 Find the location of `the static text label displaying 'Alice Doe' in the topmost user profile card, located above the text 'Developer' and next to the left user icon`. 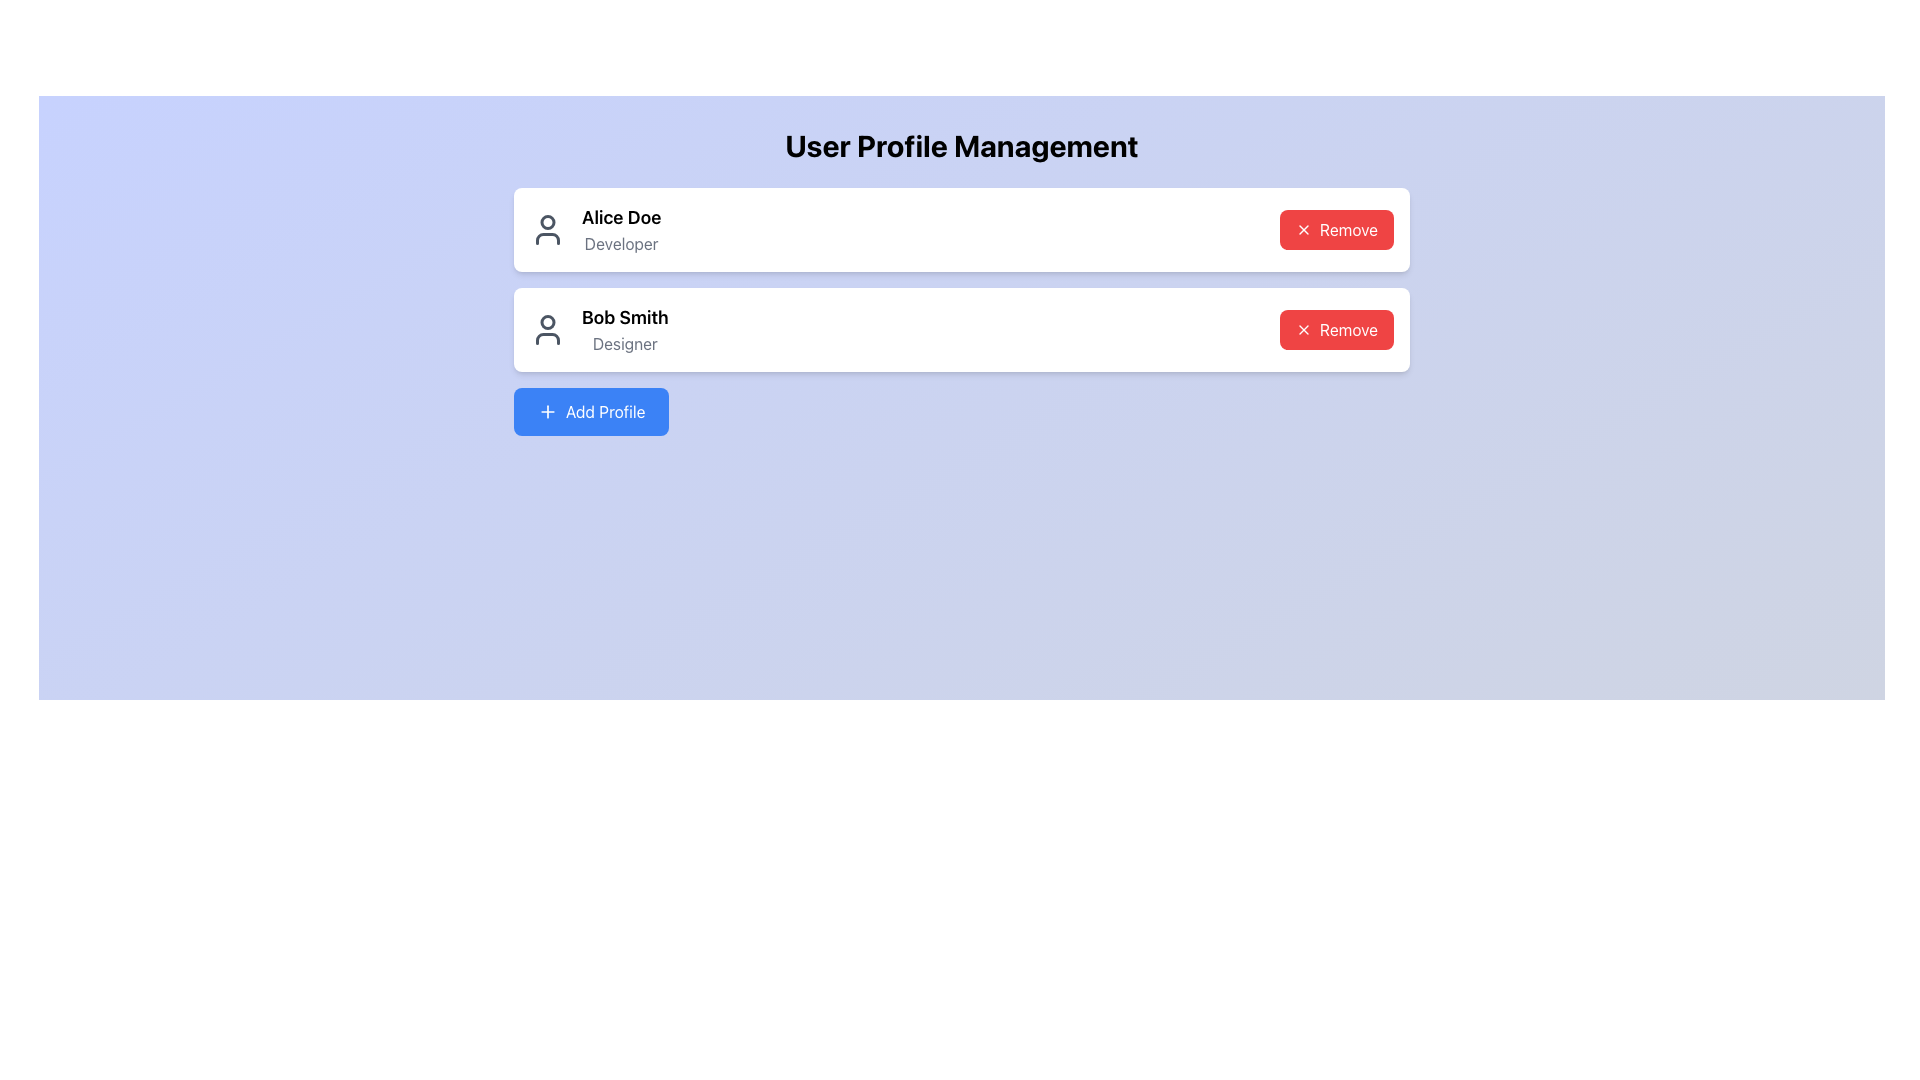

the static text label displaying 'Alice Doe' in the topmost user profile card, located above the text 'Developer' and next to the left user icon is located at coordinates (620, 218).